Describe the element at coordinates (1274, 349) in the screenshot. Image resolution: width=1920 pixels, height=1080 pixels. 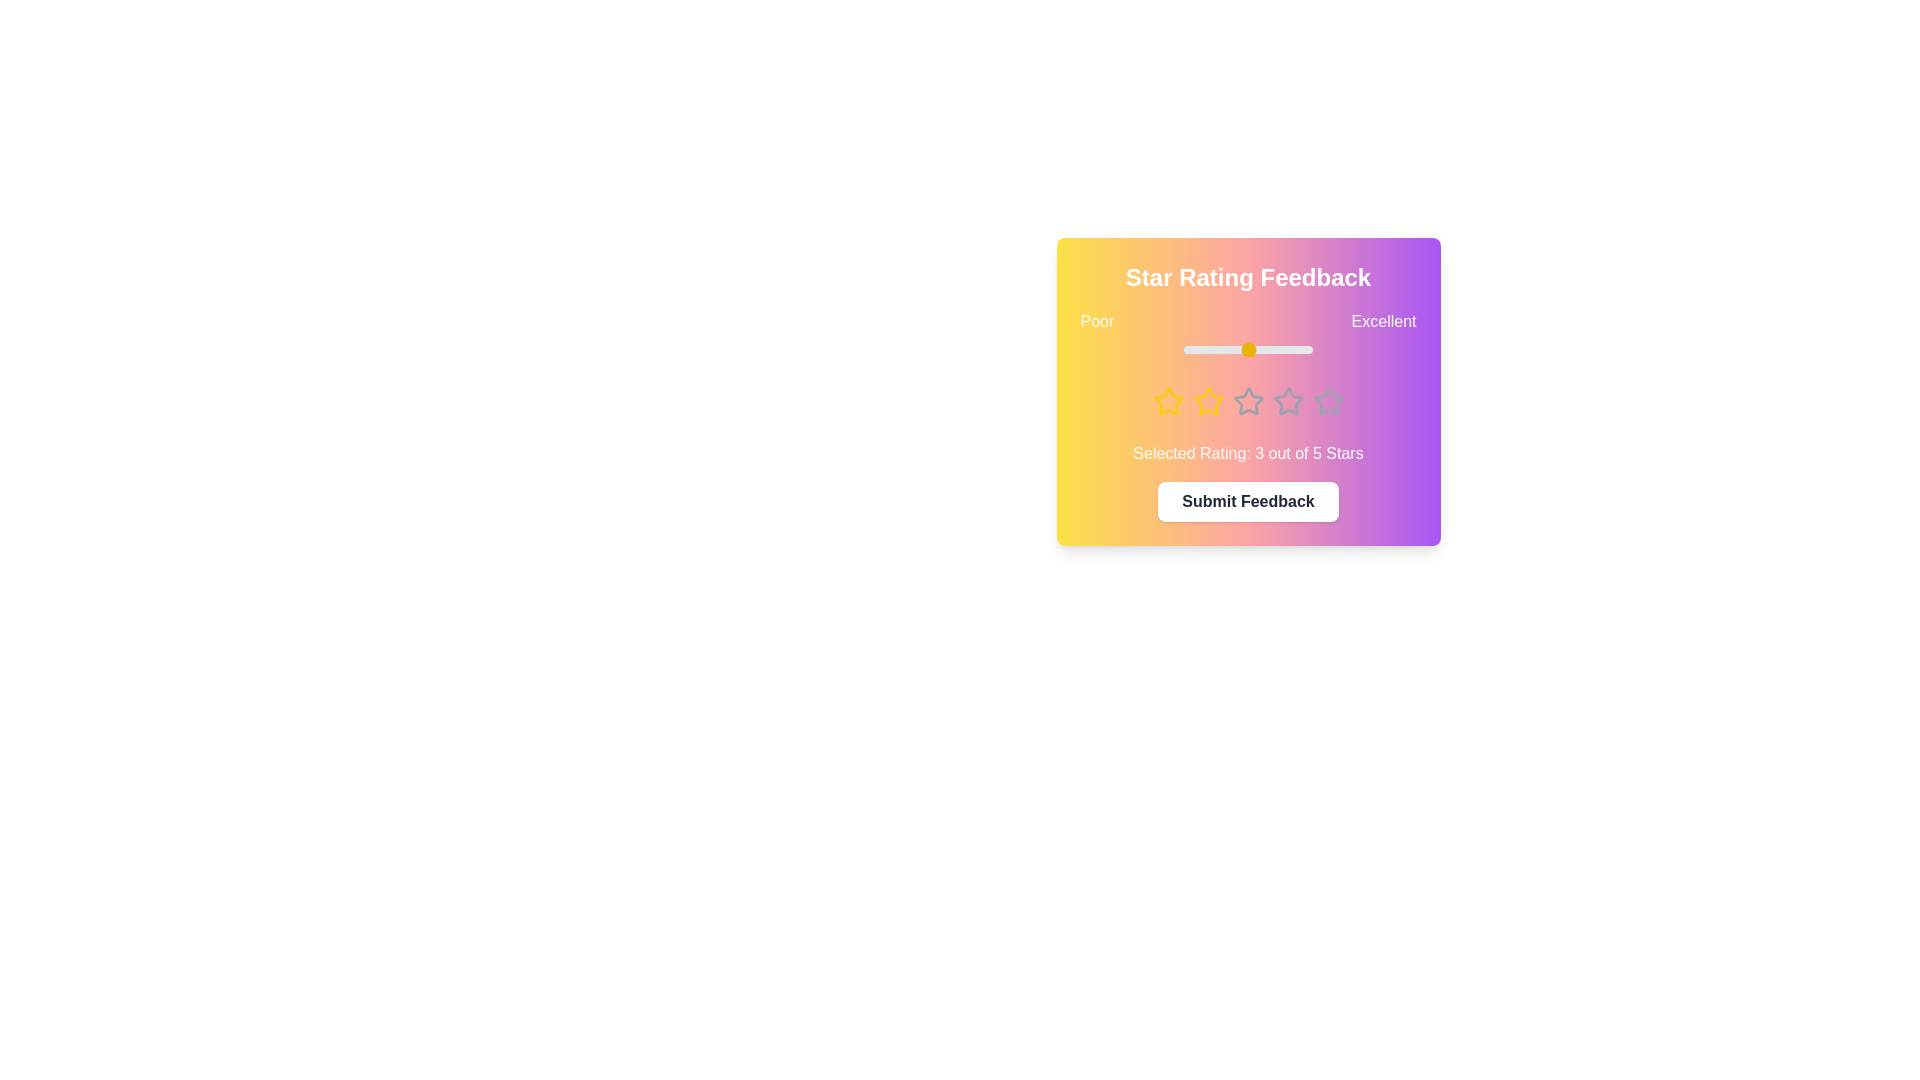
I see `the slider to set the rating value to 71` at that location.